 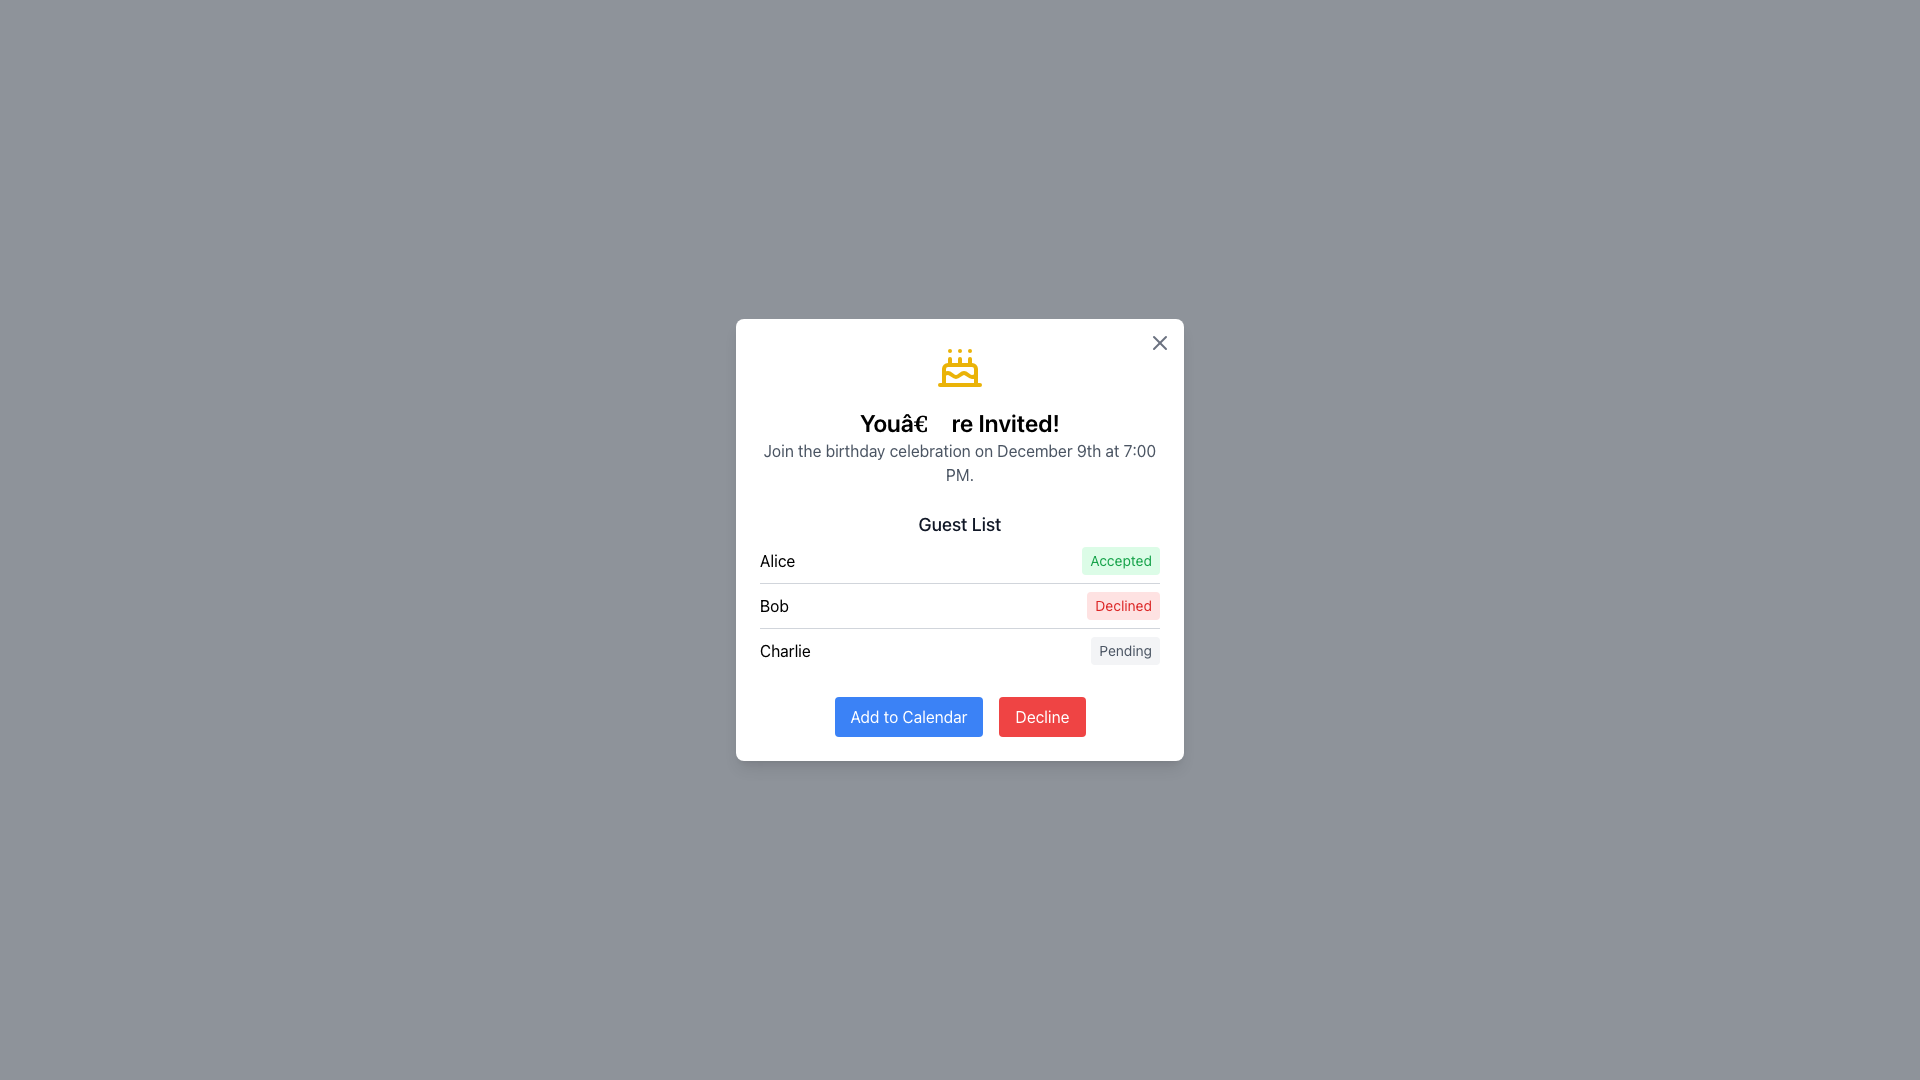 What do you see at coordinates (960, 366) in the screenshot?
I see `the decorative birthday celebration icon located at the top-center of the dialog box, above the title text 'You’re Invited!'` at bounding box center [960, 366].